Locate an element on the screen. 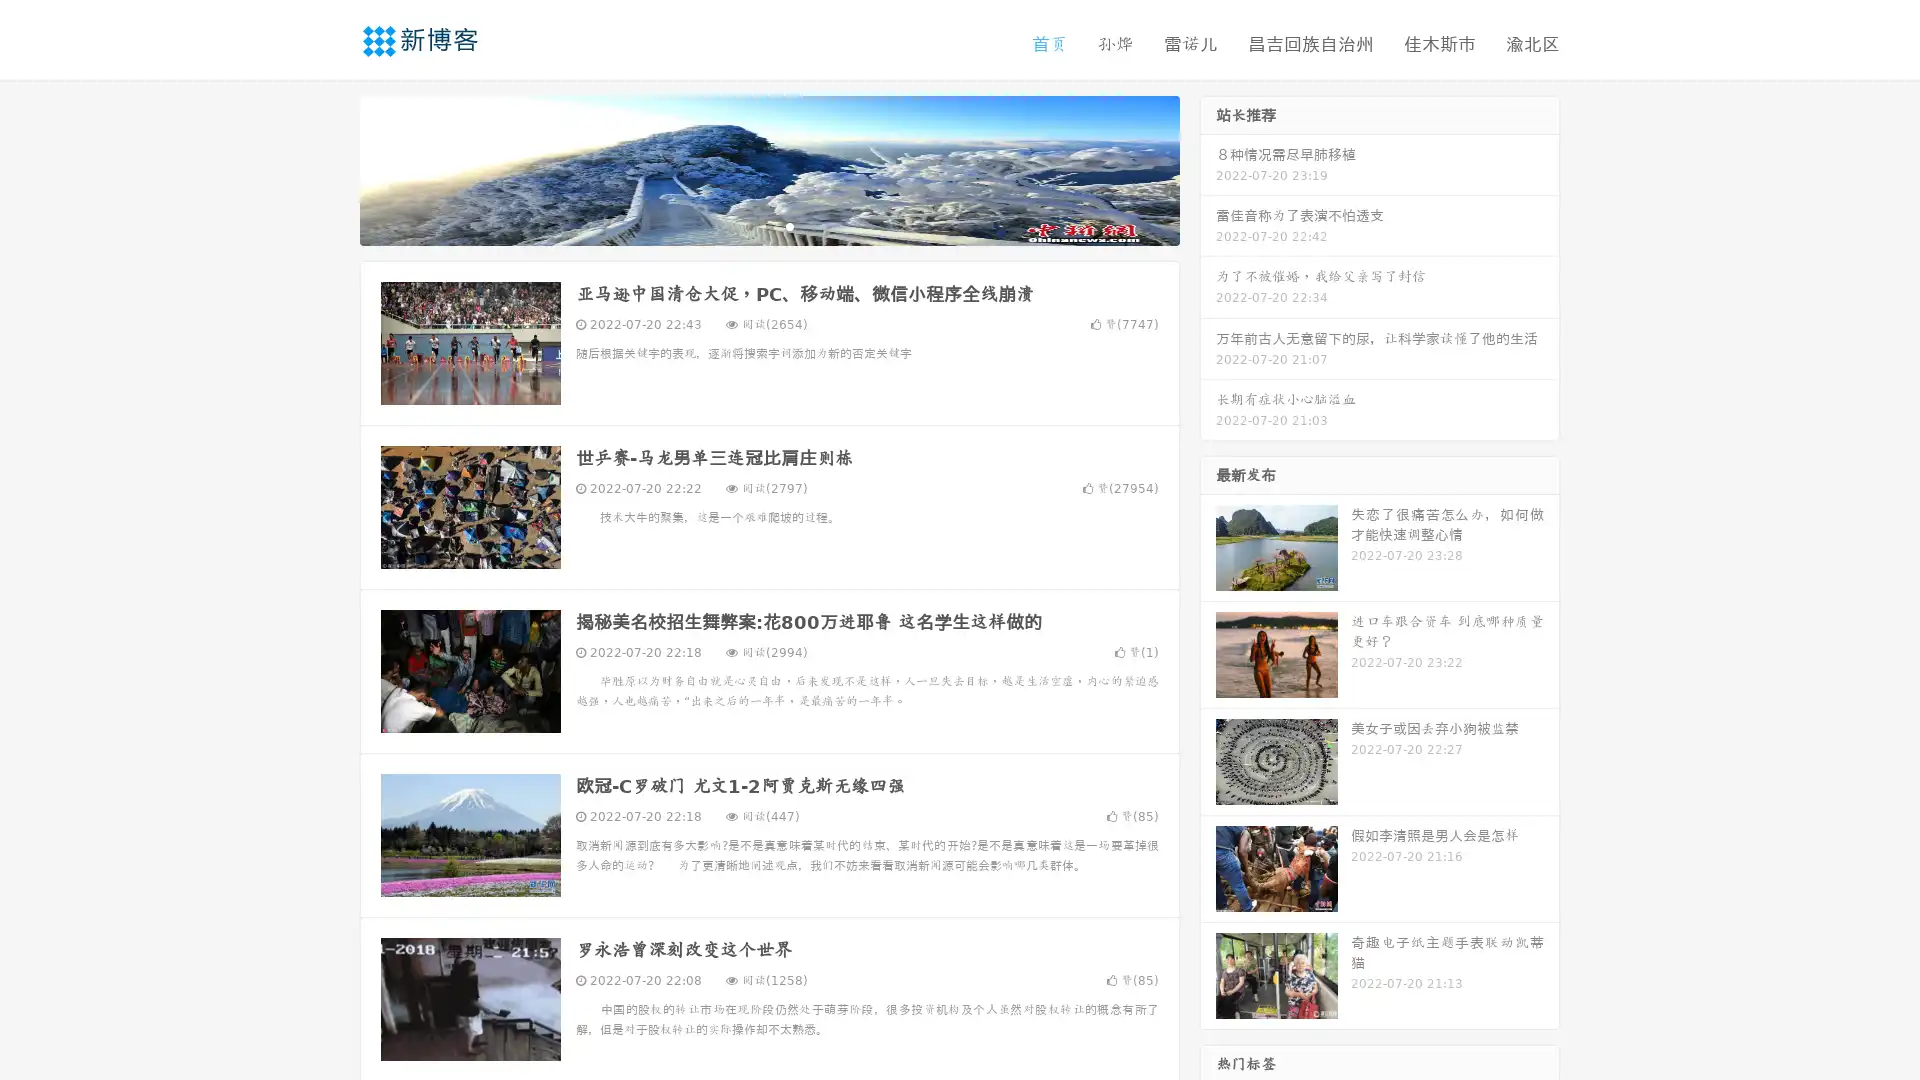 This screenshot has width=1920, height=1080. Go to slide 3 is located at coordinates (789, 225).